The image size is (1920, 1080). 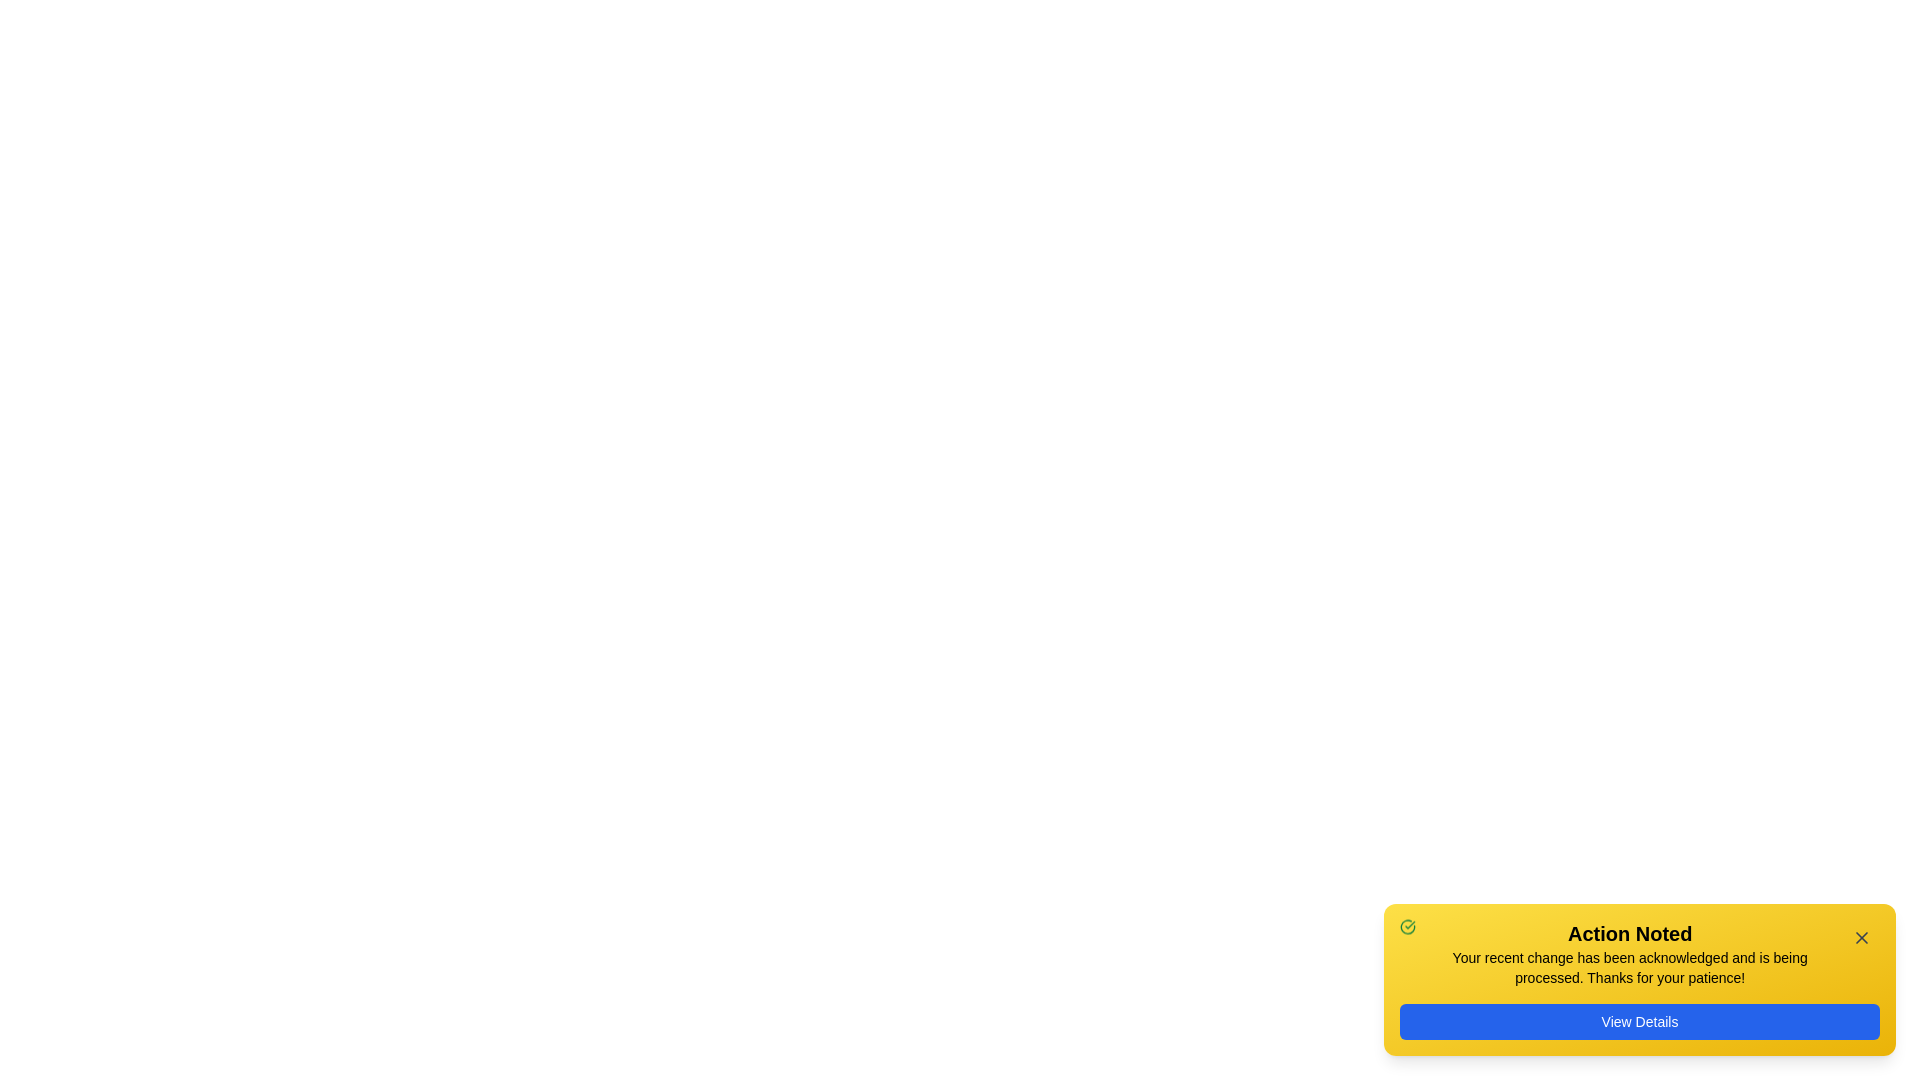 What do you see at coordinates (1861, 937) in the screenshot?
I see `the close button of the snackbar notification` at bounding box center [1861, 937].